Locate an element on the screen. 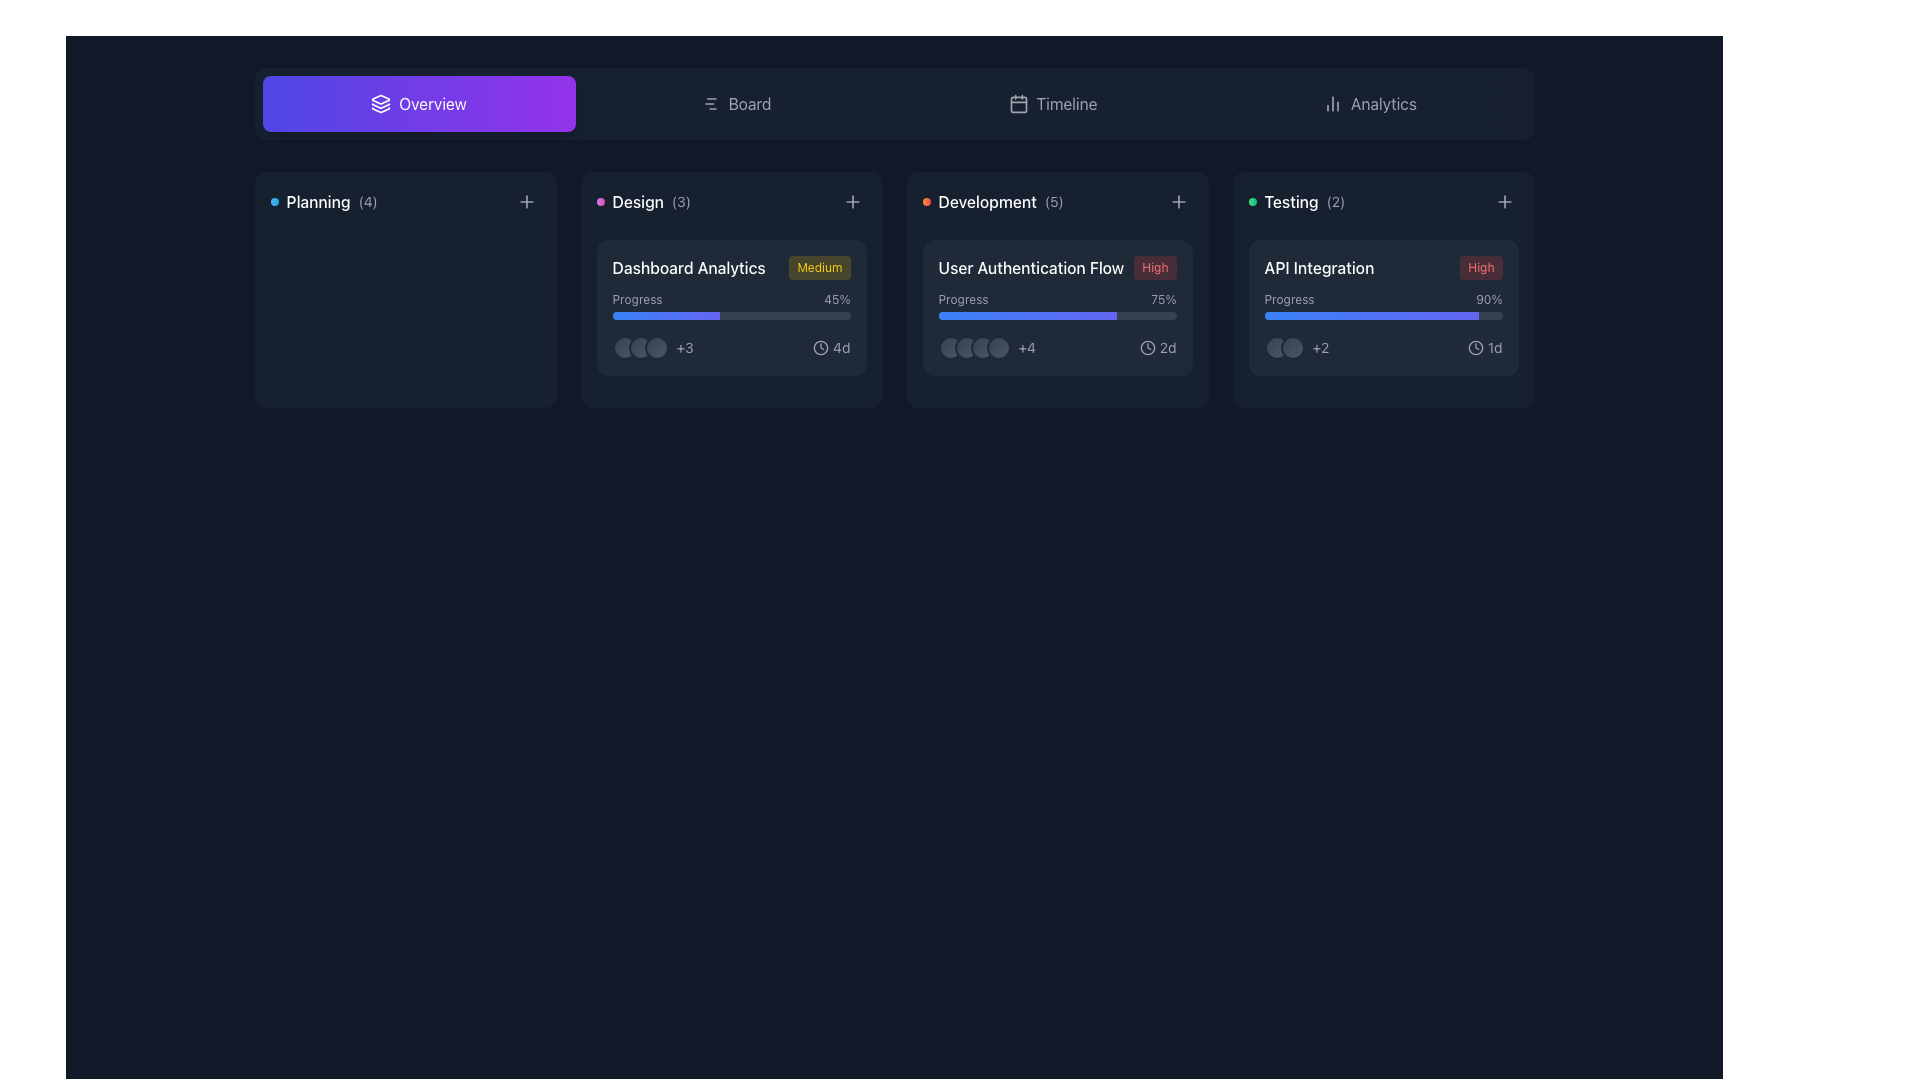  the Progress Bar that visually represents 75% completion, located within the 'Development' category card labeled 'User Authentication Flow' is located at coordinates (1056, 305).